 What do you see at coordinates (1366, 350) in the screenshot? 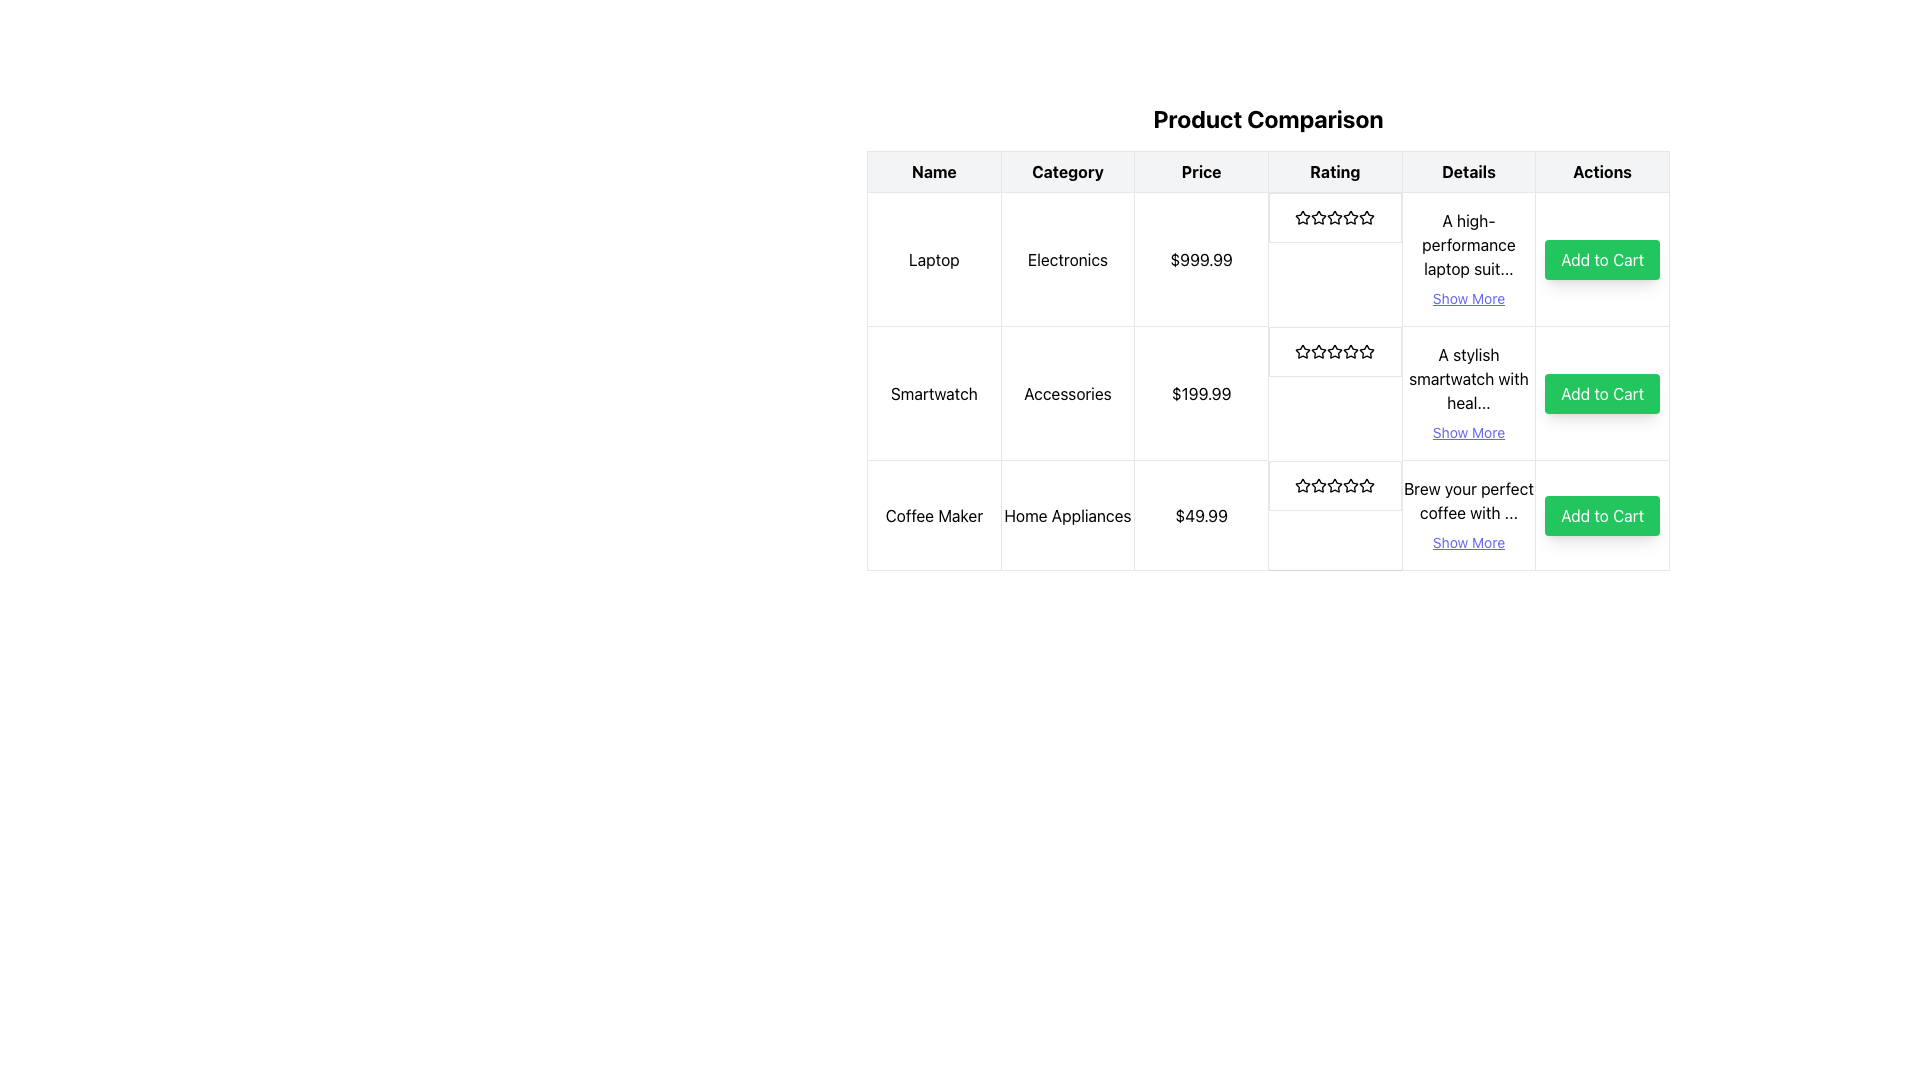
I see `the fifth star icon in the rating system for the 'Smartwatch' product, located in the second row of the table under the 'Rating' column` at bounding box center [1366, 350].